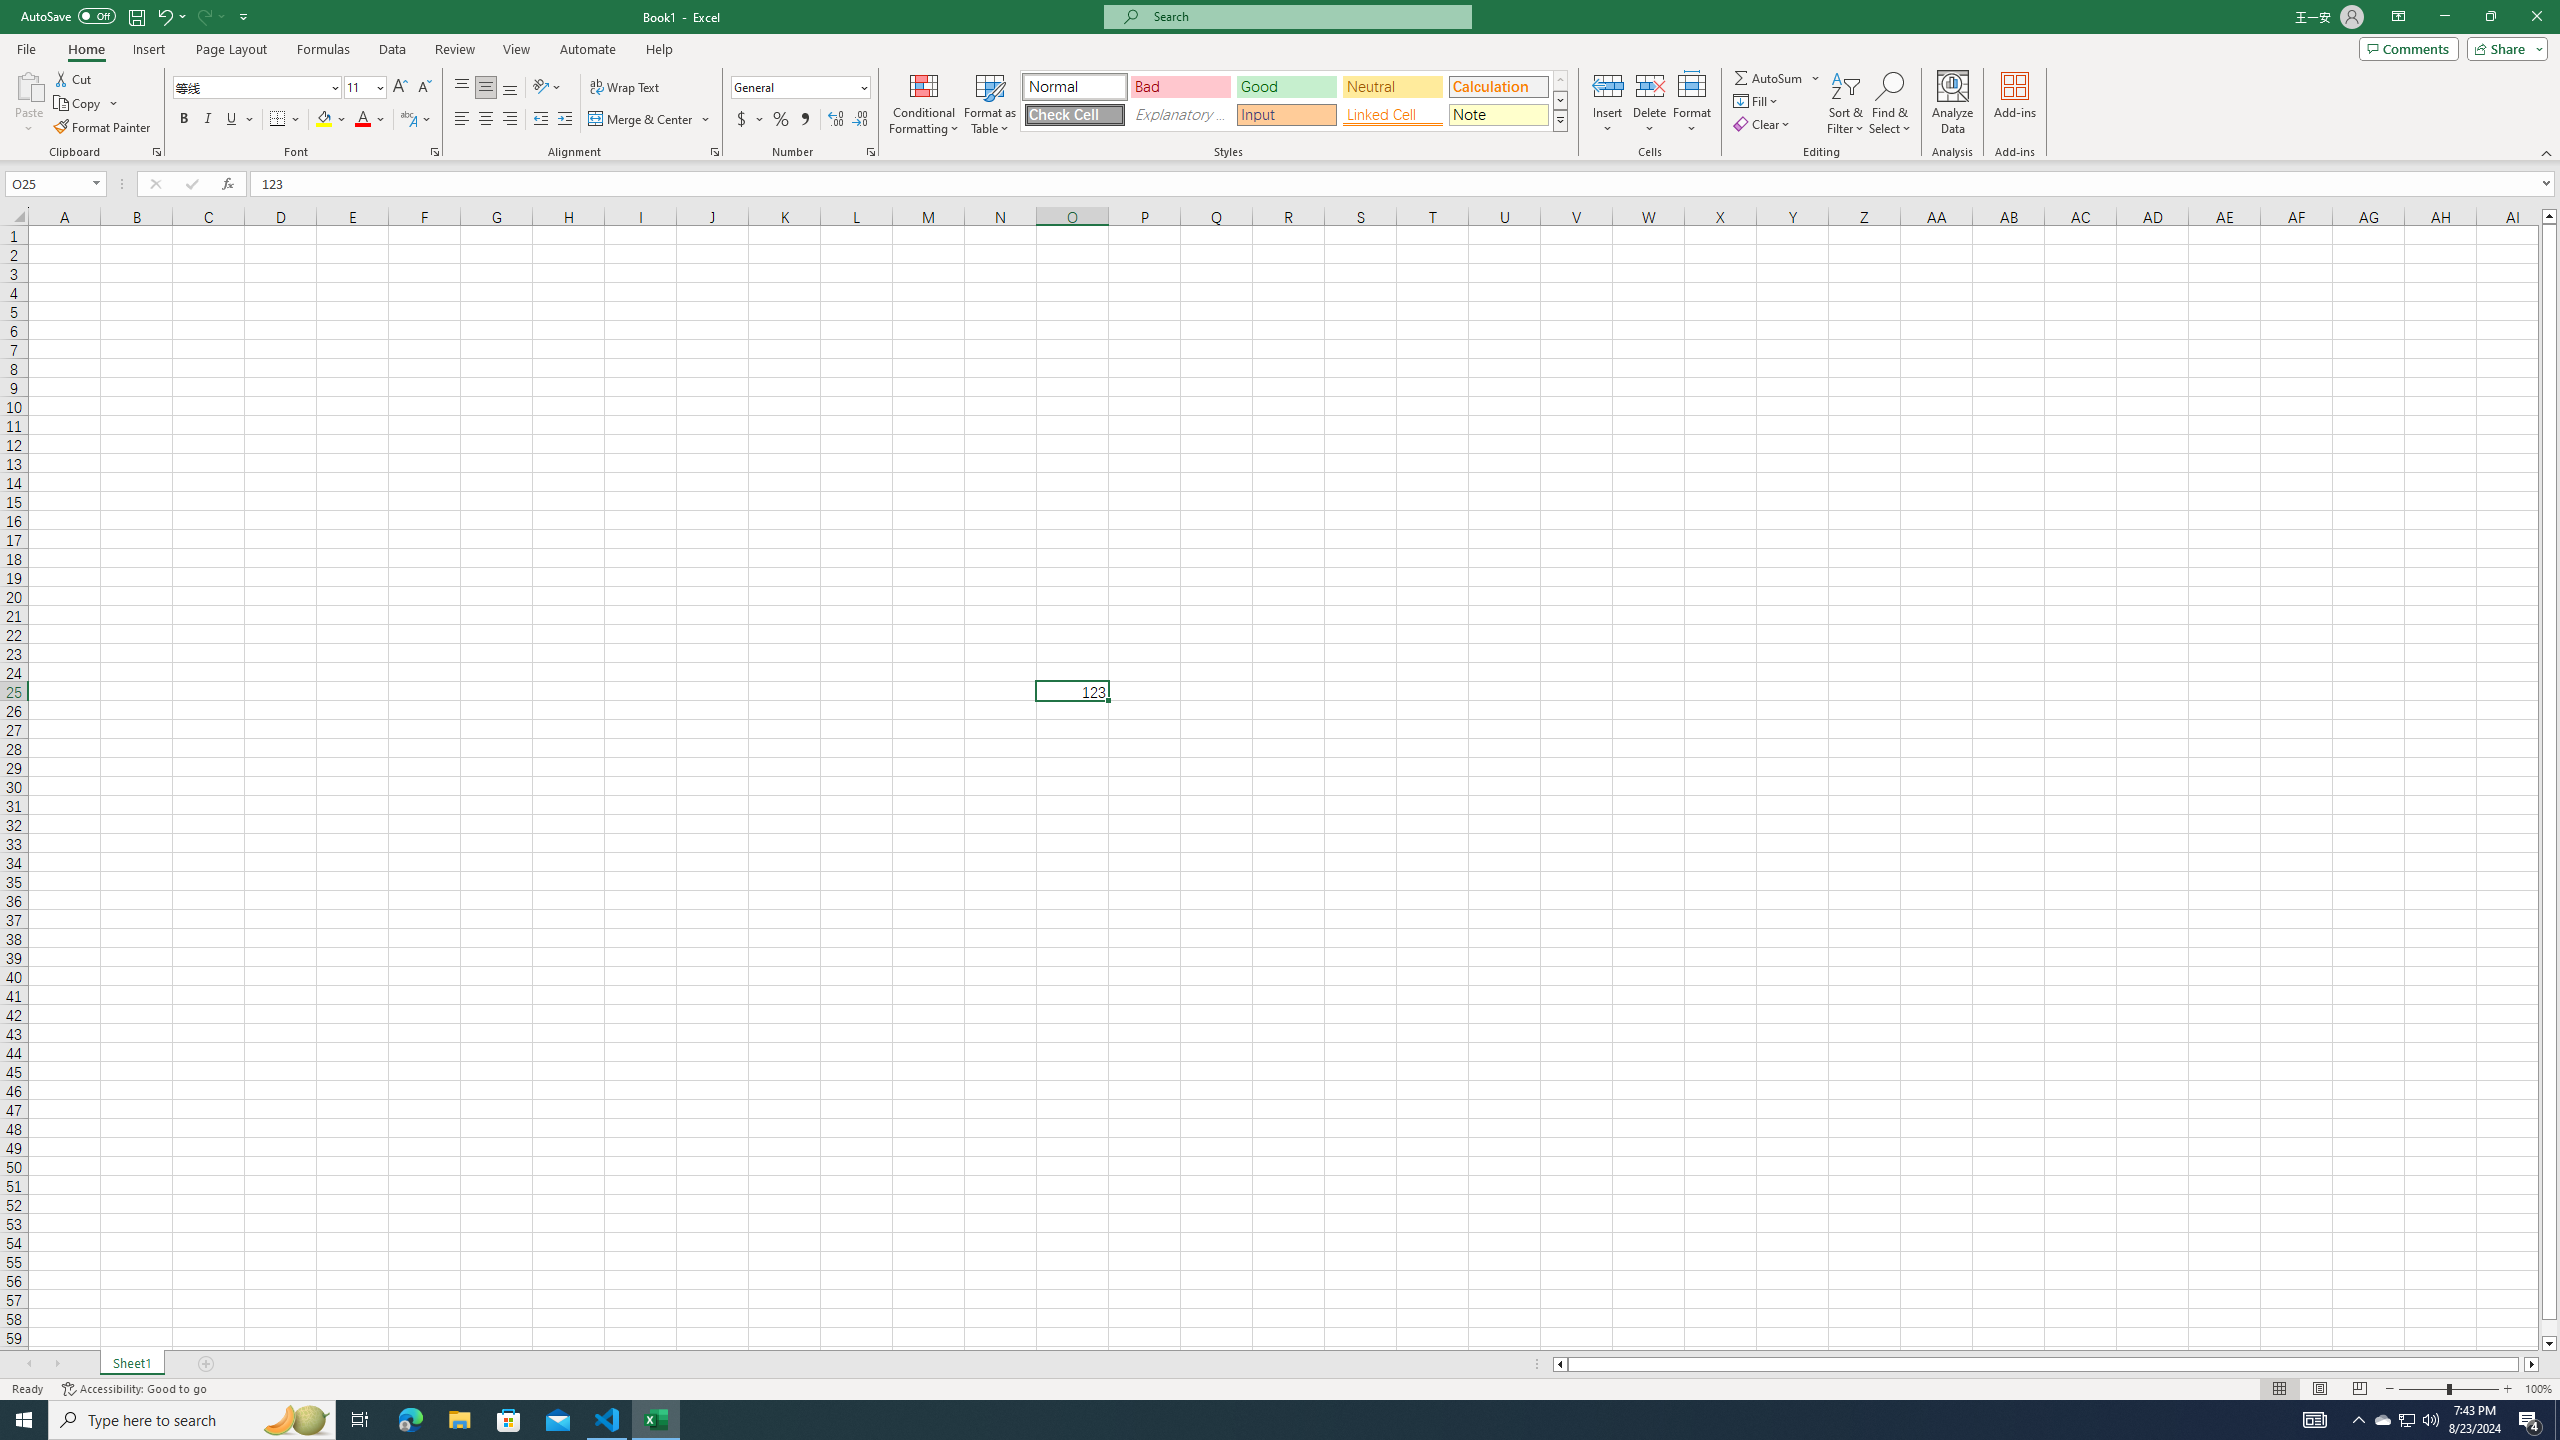  Describe the element at coordinates (1952, 103) in the screenshot. I see `'Analyze Data'` at that location.